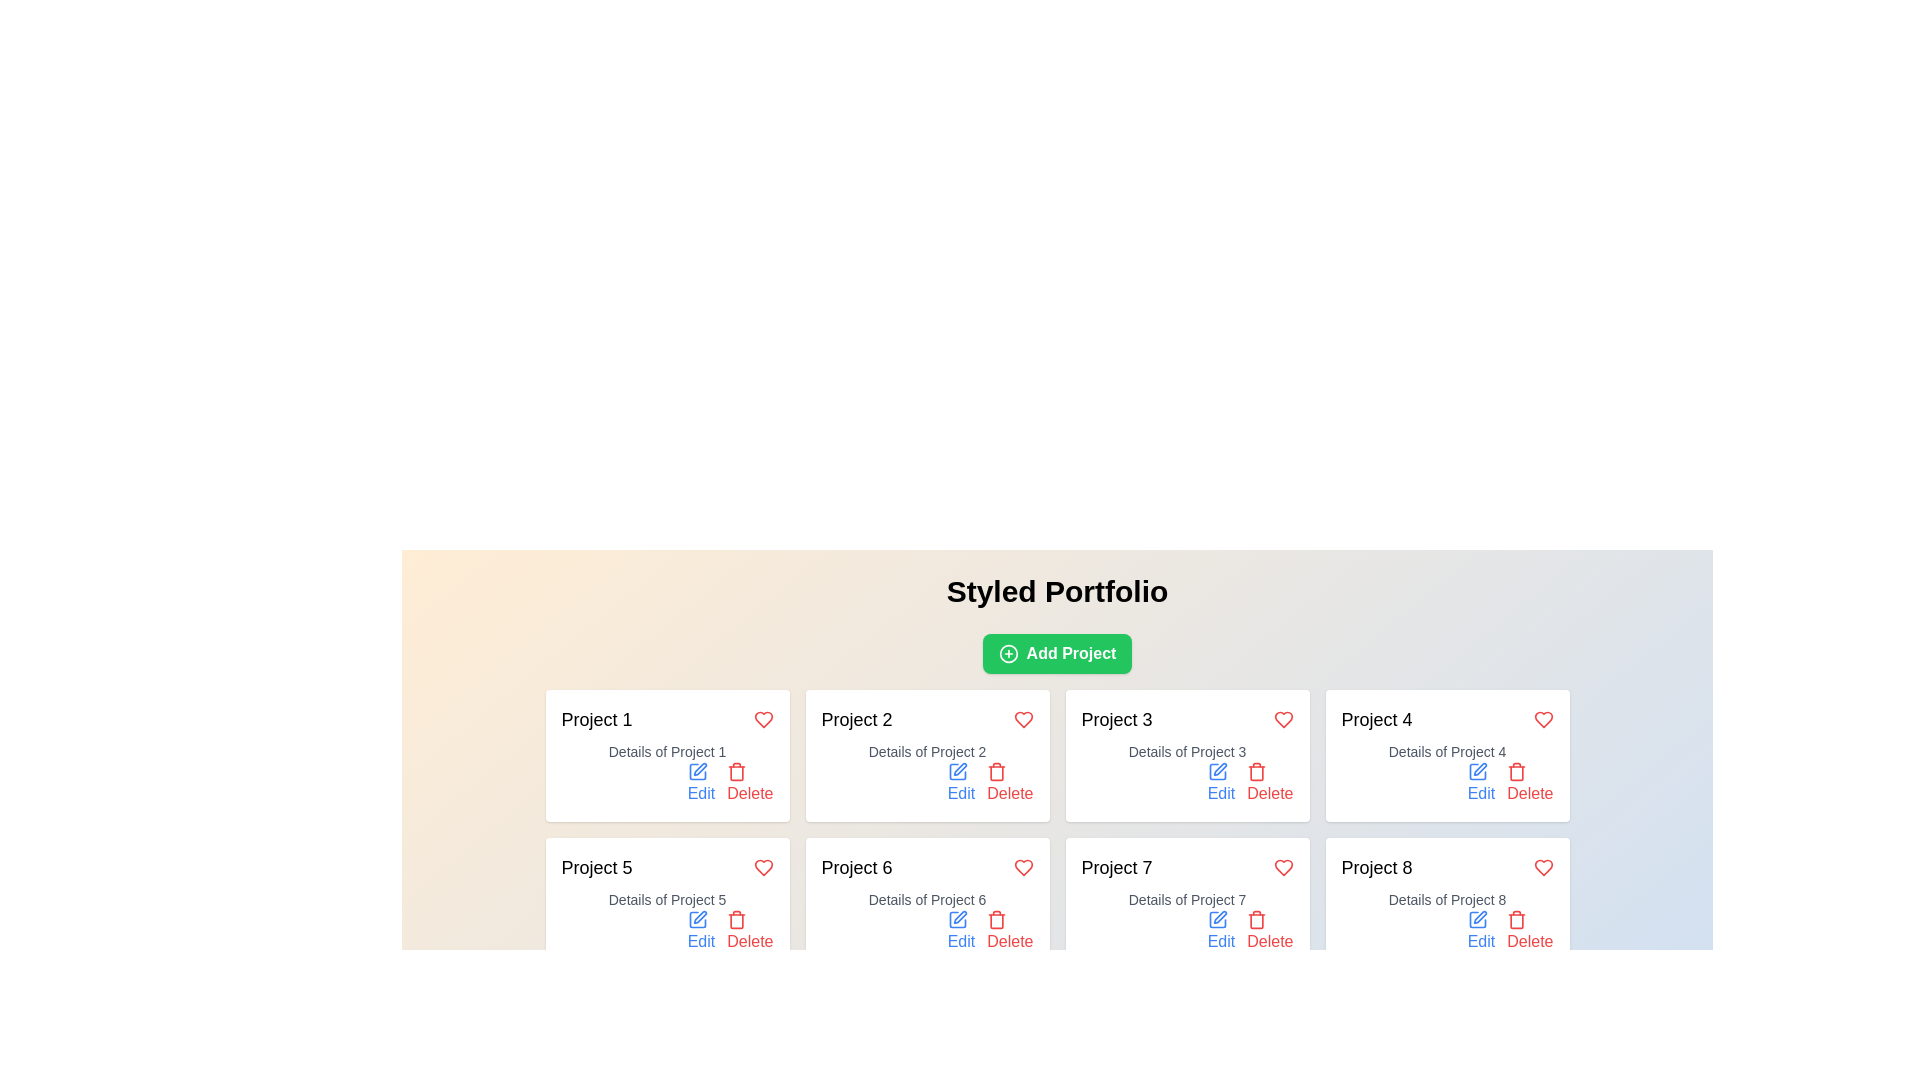 The height and width of the screenshot is (1080, 1920). I want to click on the favorite button located at the top-right corner of the 'Project 4' card to observe the hover effect, so click(1542, 720).